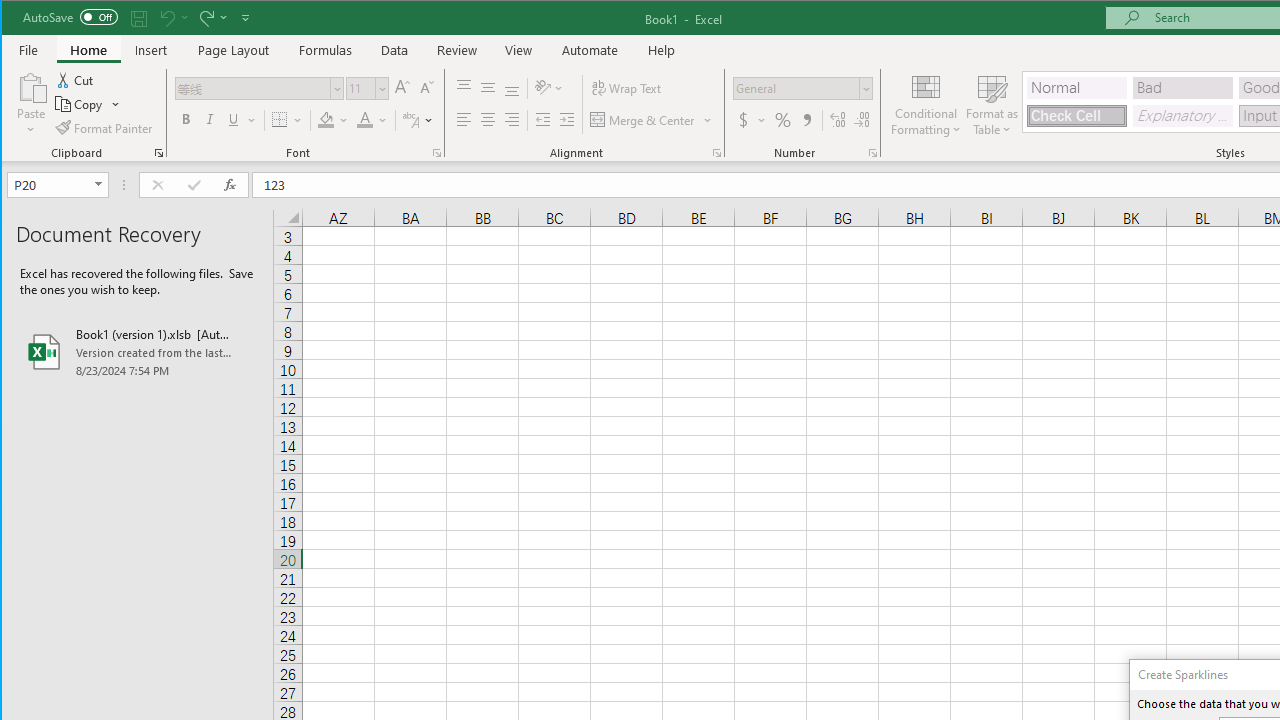 The height and width of the screenshot is (720, 1280). Describe the element at coordinates (488, 87) in the screenshot. I see `'Middle Align'` at that location.